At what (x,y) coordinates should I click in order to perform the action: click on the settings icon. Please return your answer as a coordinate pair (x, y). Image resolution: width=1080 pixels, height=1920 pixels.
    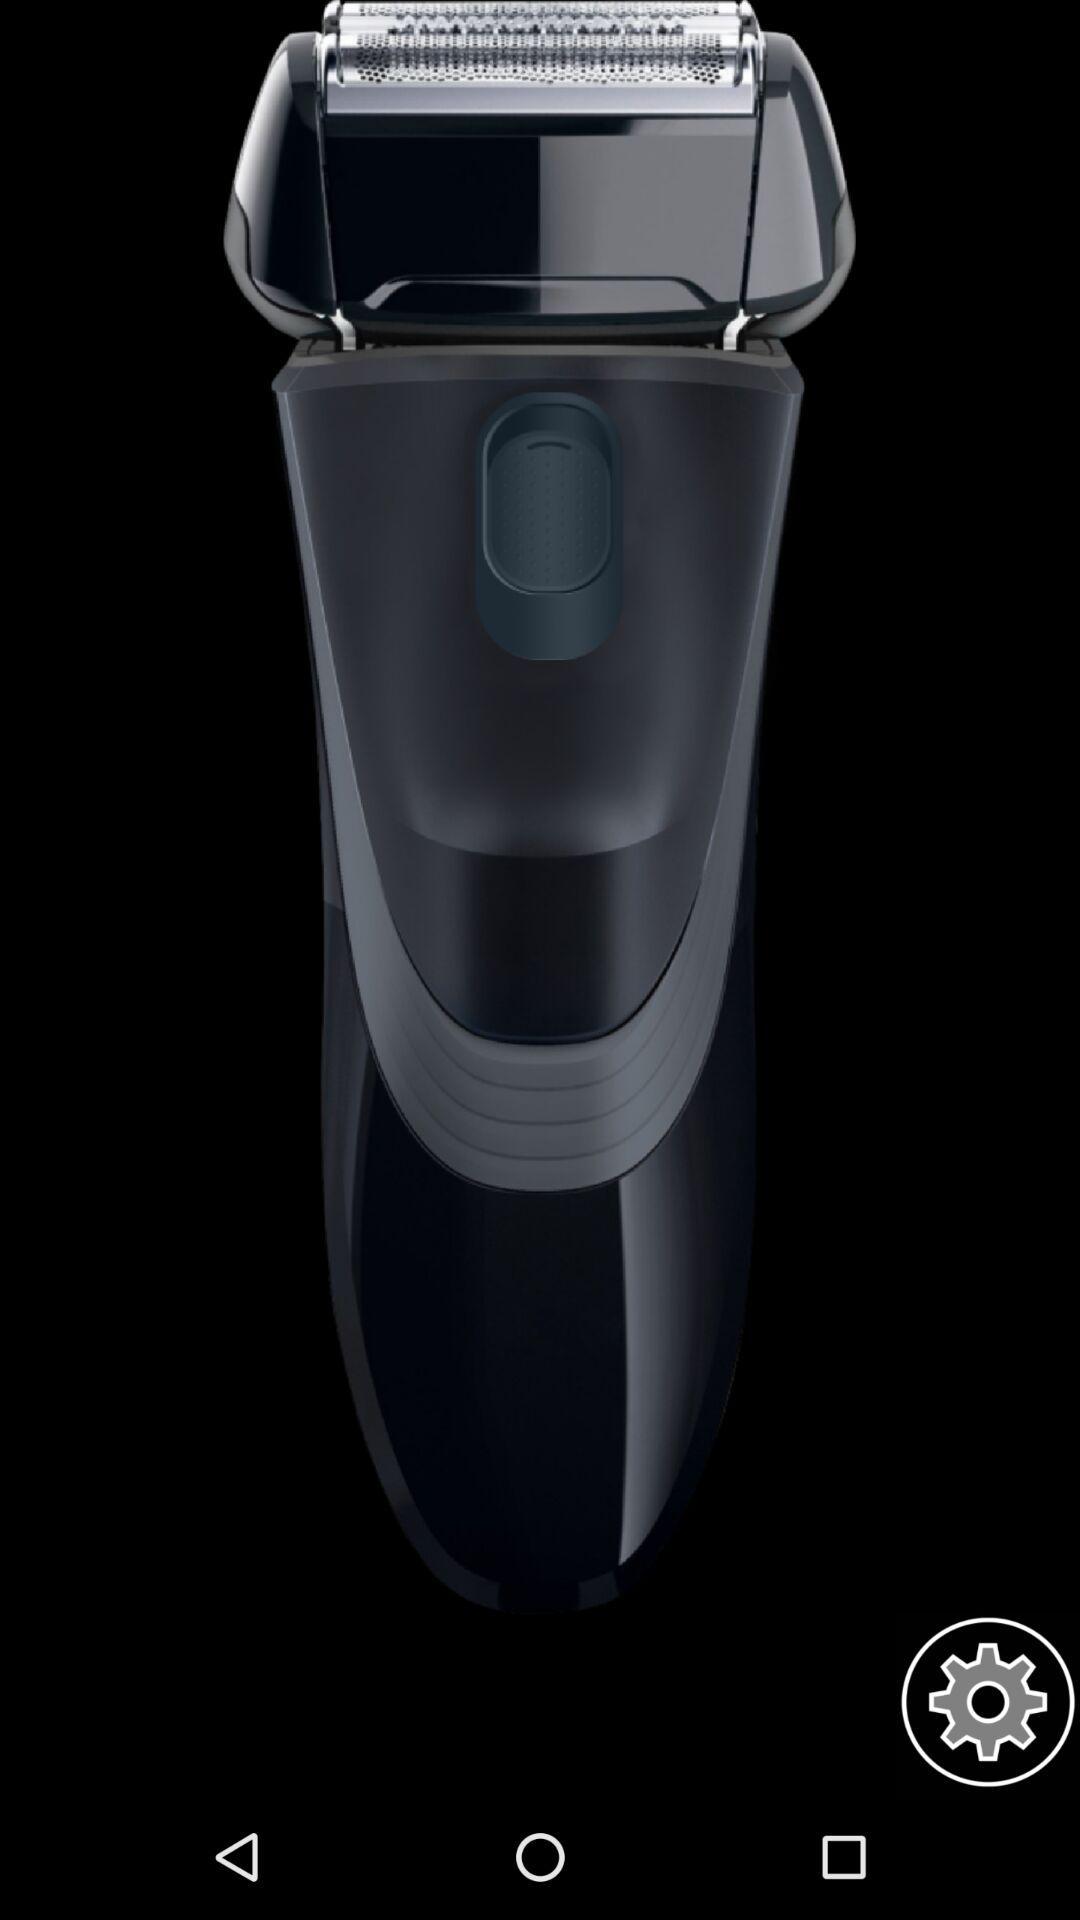
    Looking at the image, I should click on (987, 1821).